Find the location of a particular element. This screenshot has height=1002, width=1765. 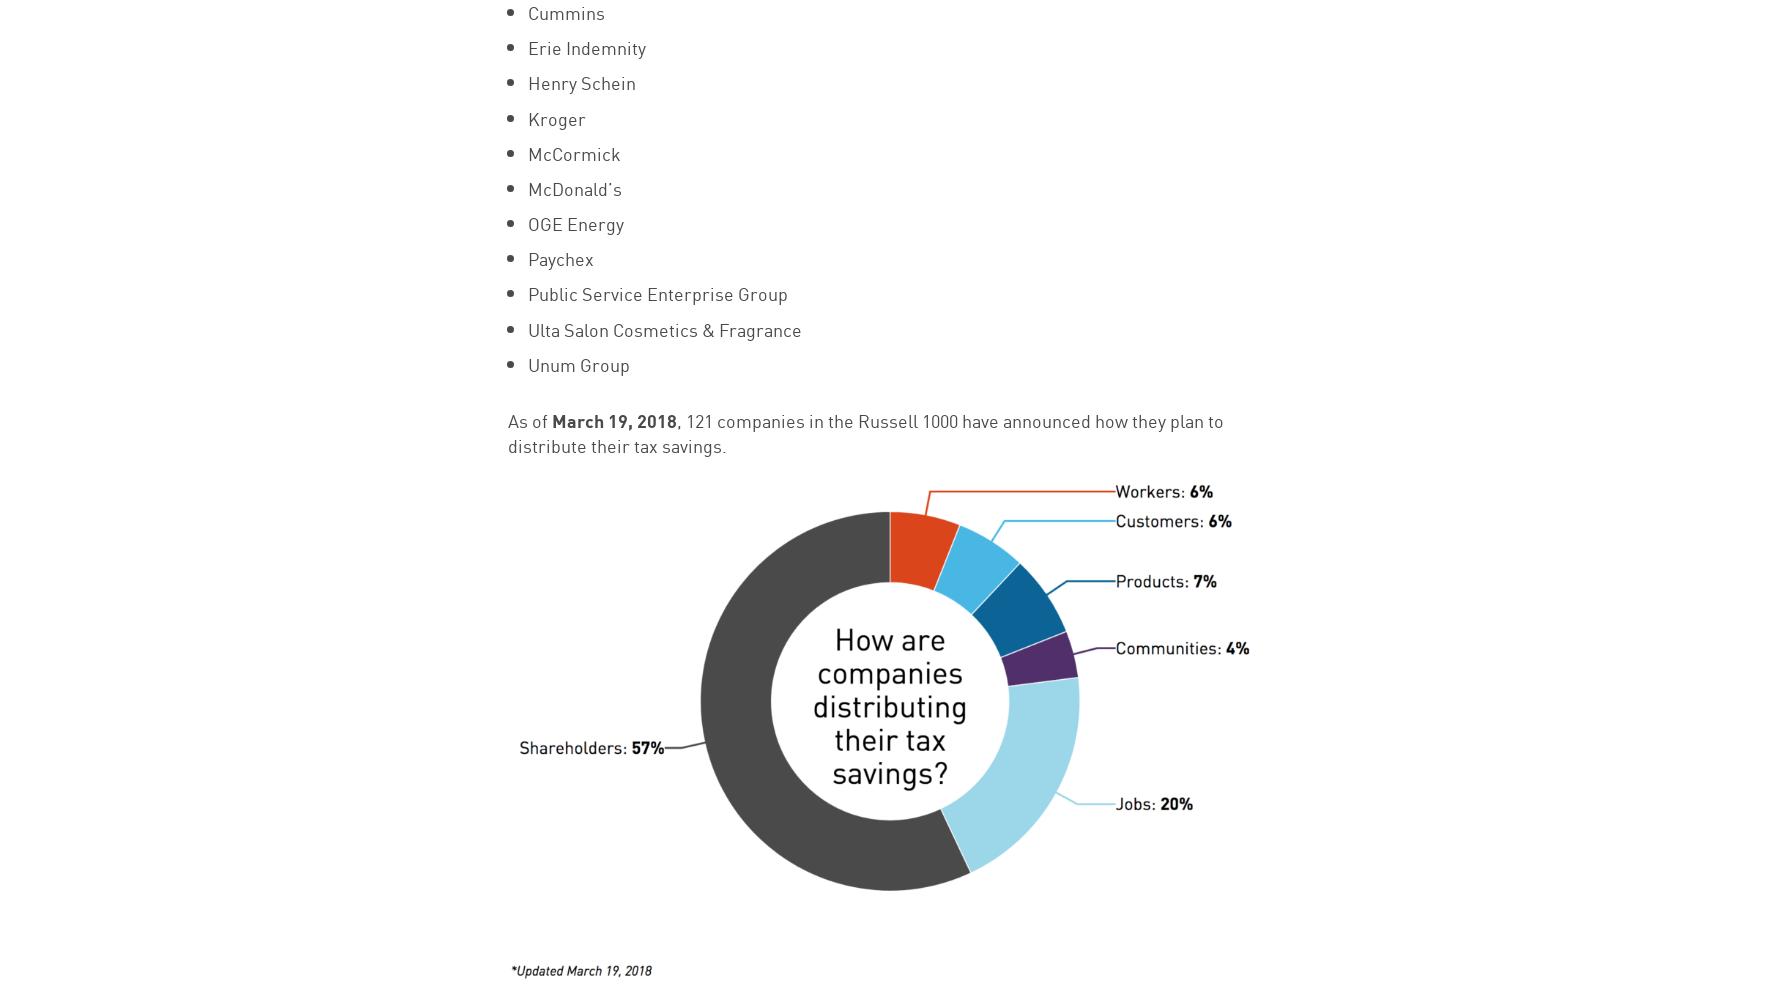

'OGE Energy' is located at coordinates (574, 223).